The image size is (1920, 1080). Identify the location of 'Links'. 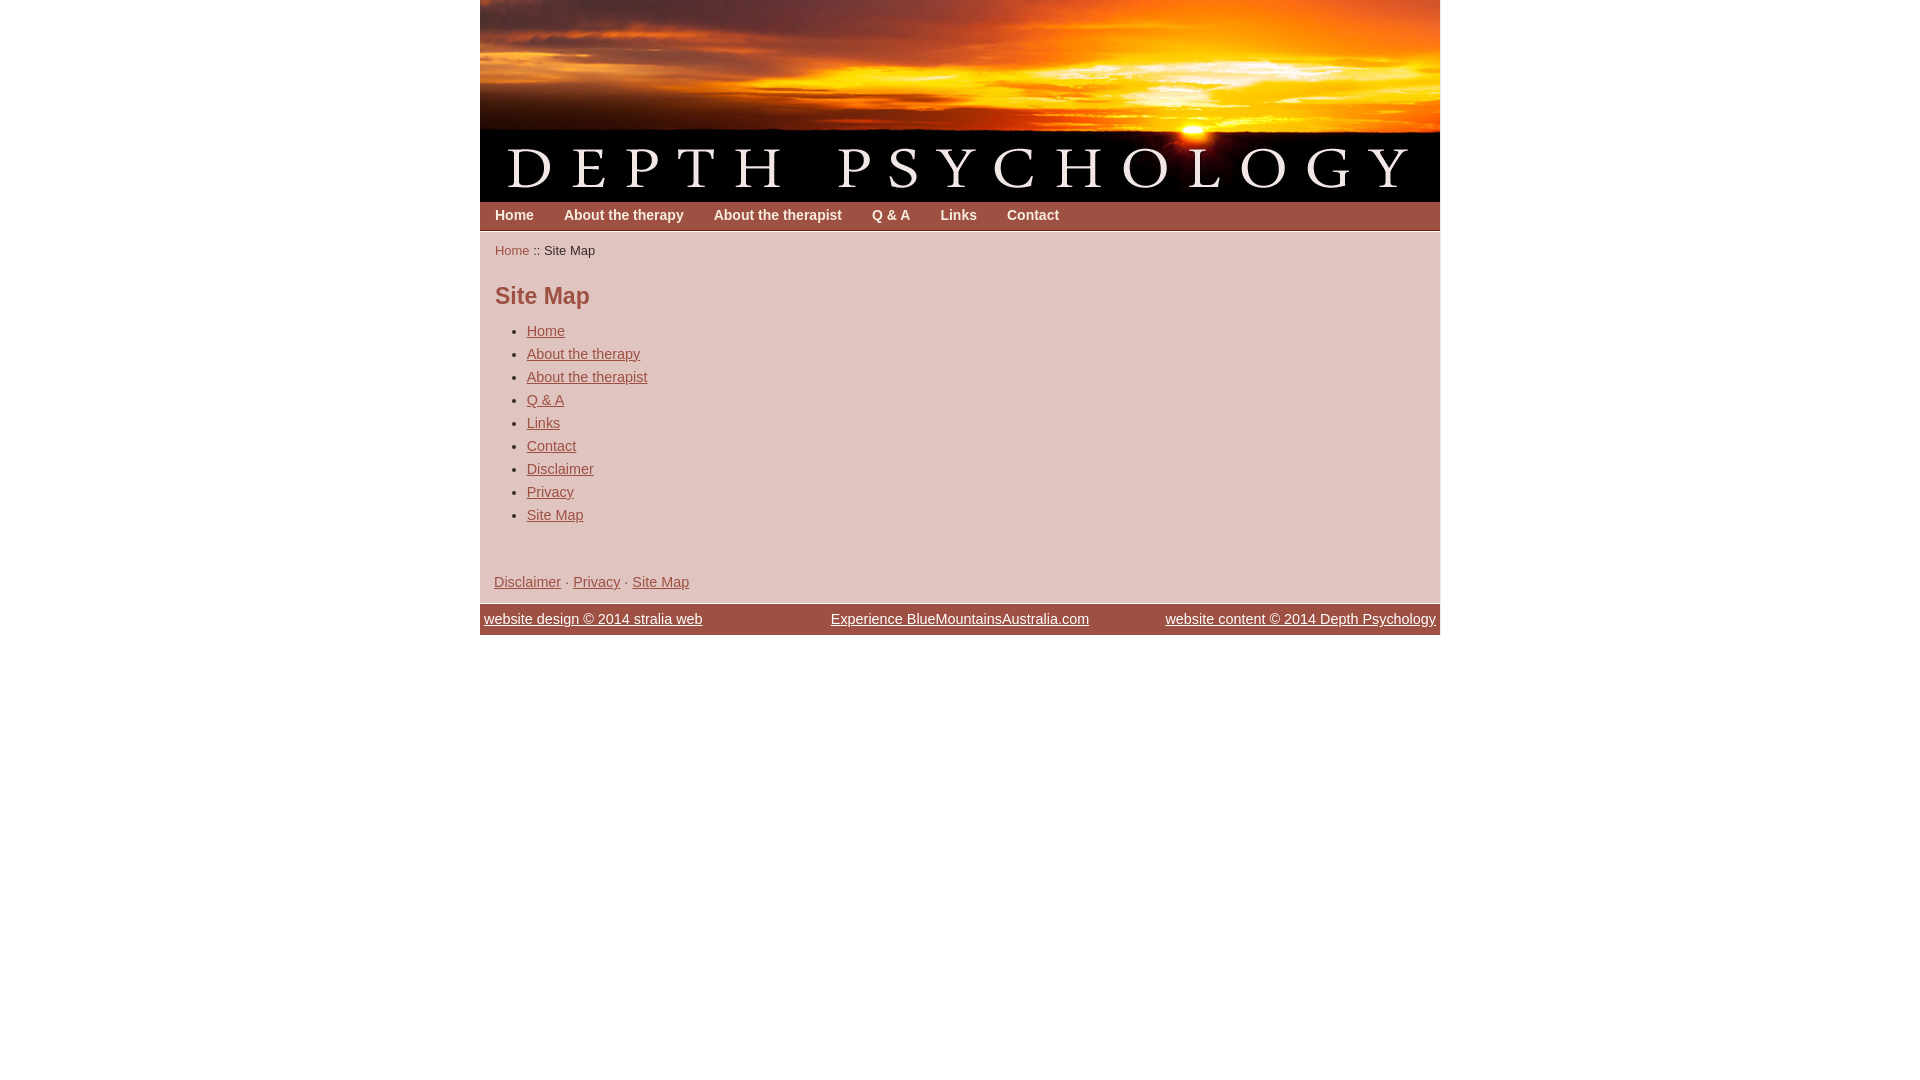
(957, 215).